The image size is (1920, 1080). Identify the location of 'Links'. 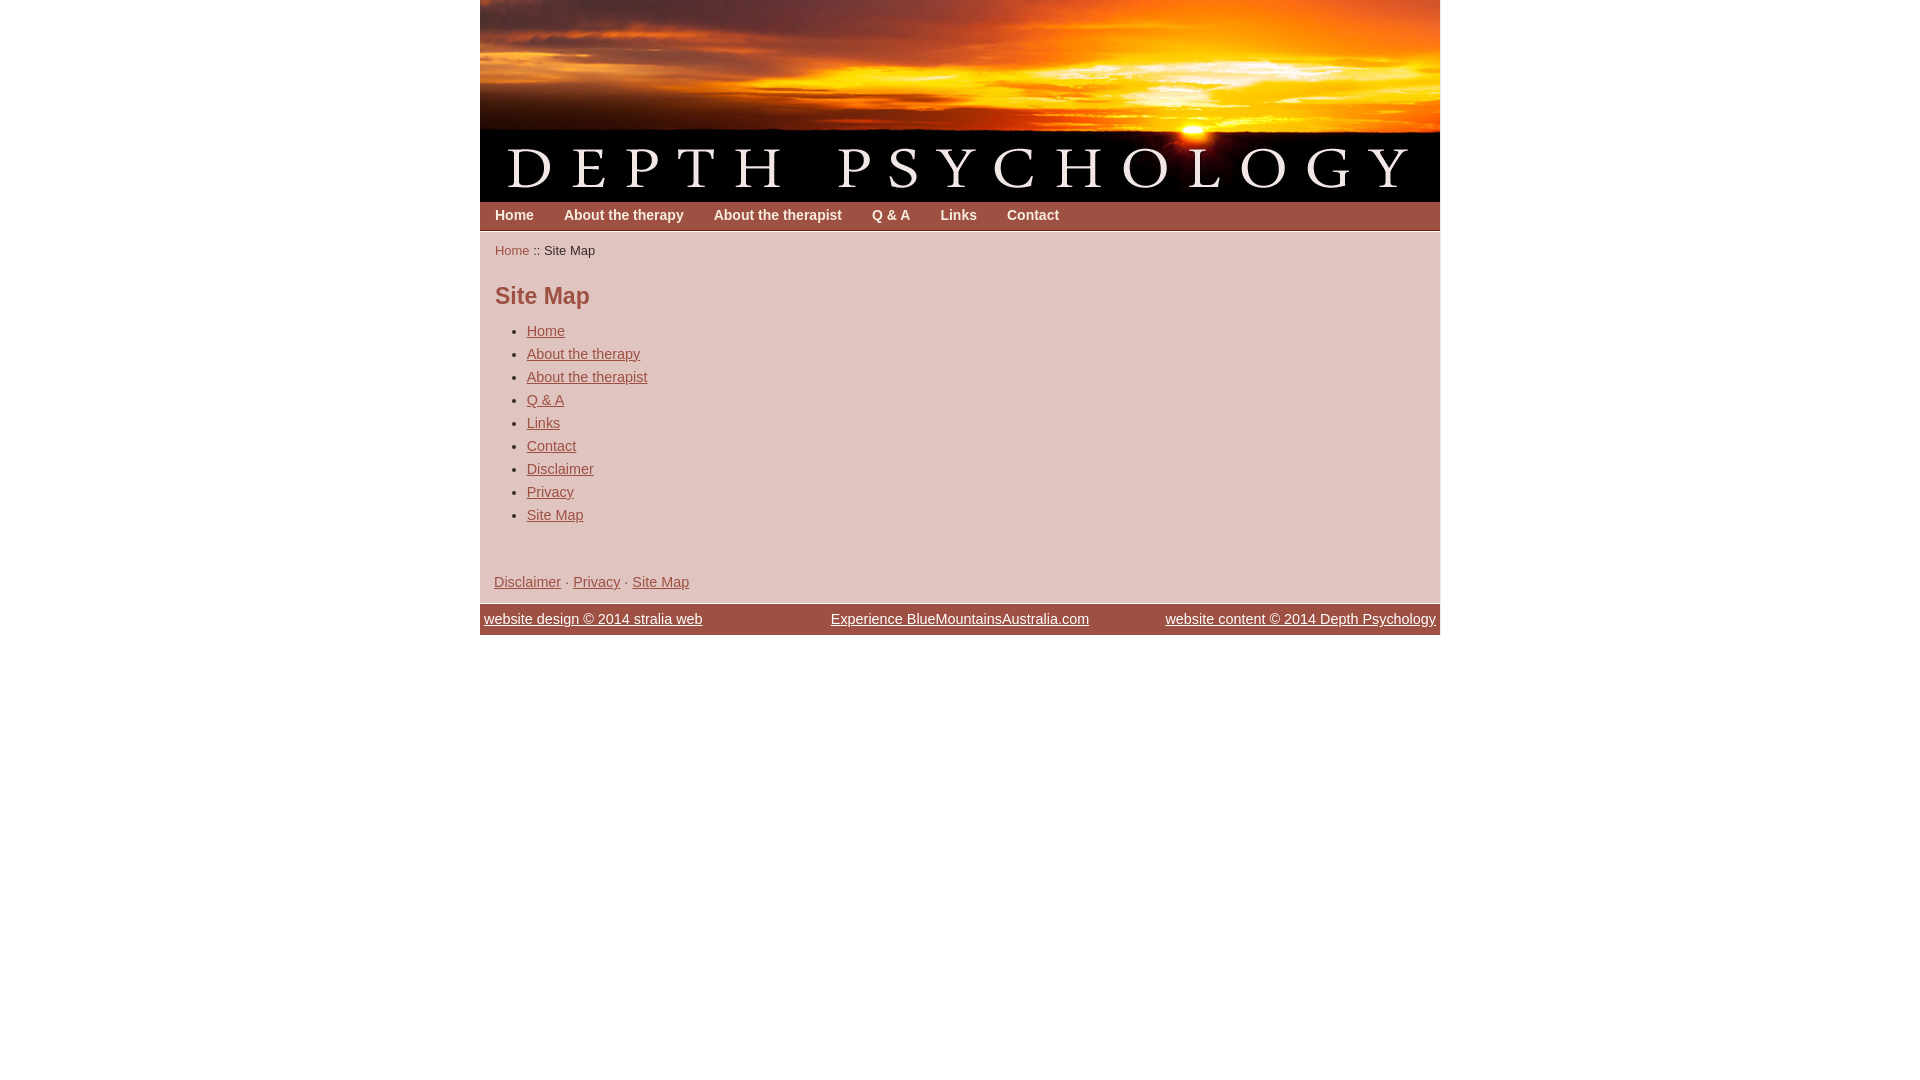
(957, 215).